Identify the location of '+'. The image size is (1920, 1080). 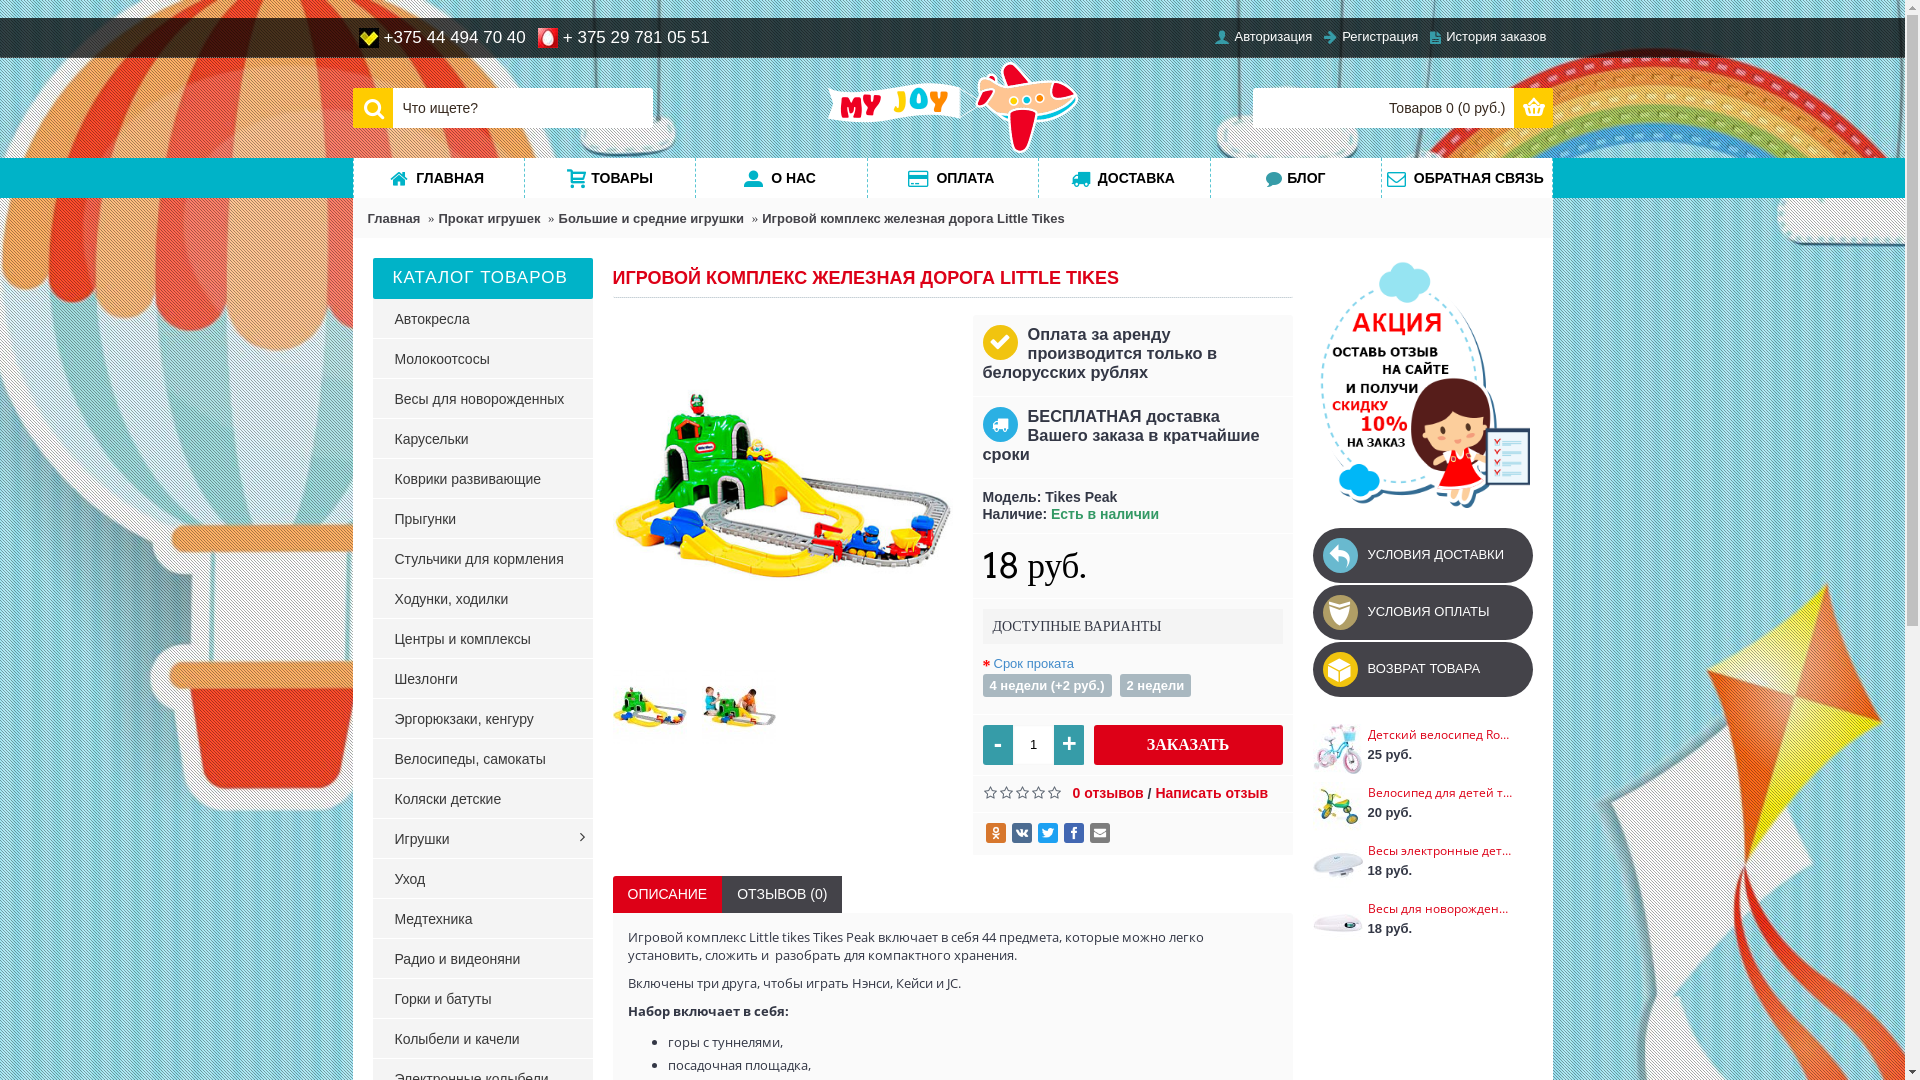
(1053, 744).